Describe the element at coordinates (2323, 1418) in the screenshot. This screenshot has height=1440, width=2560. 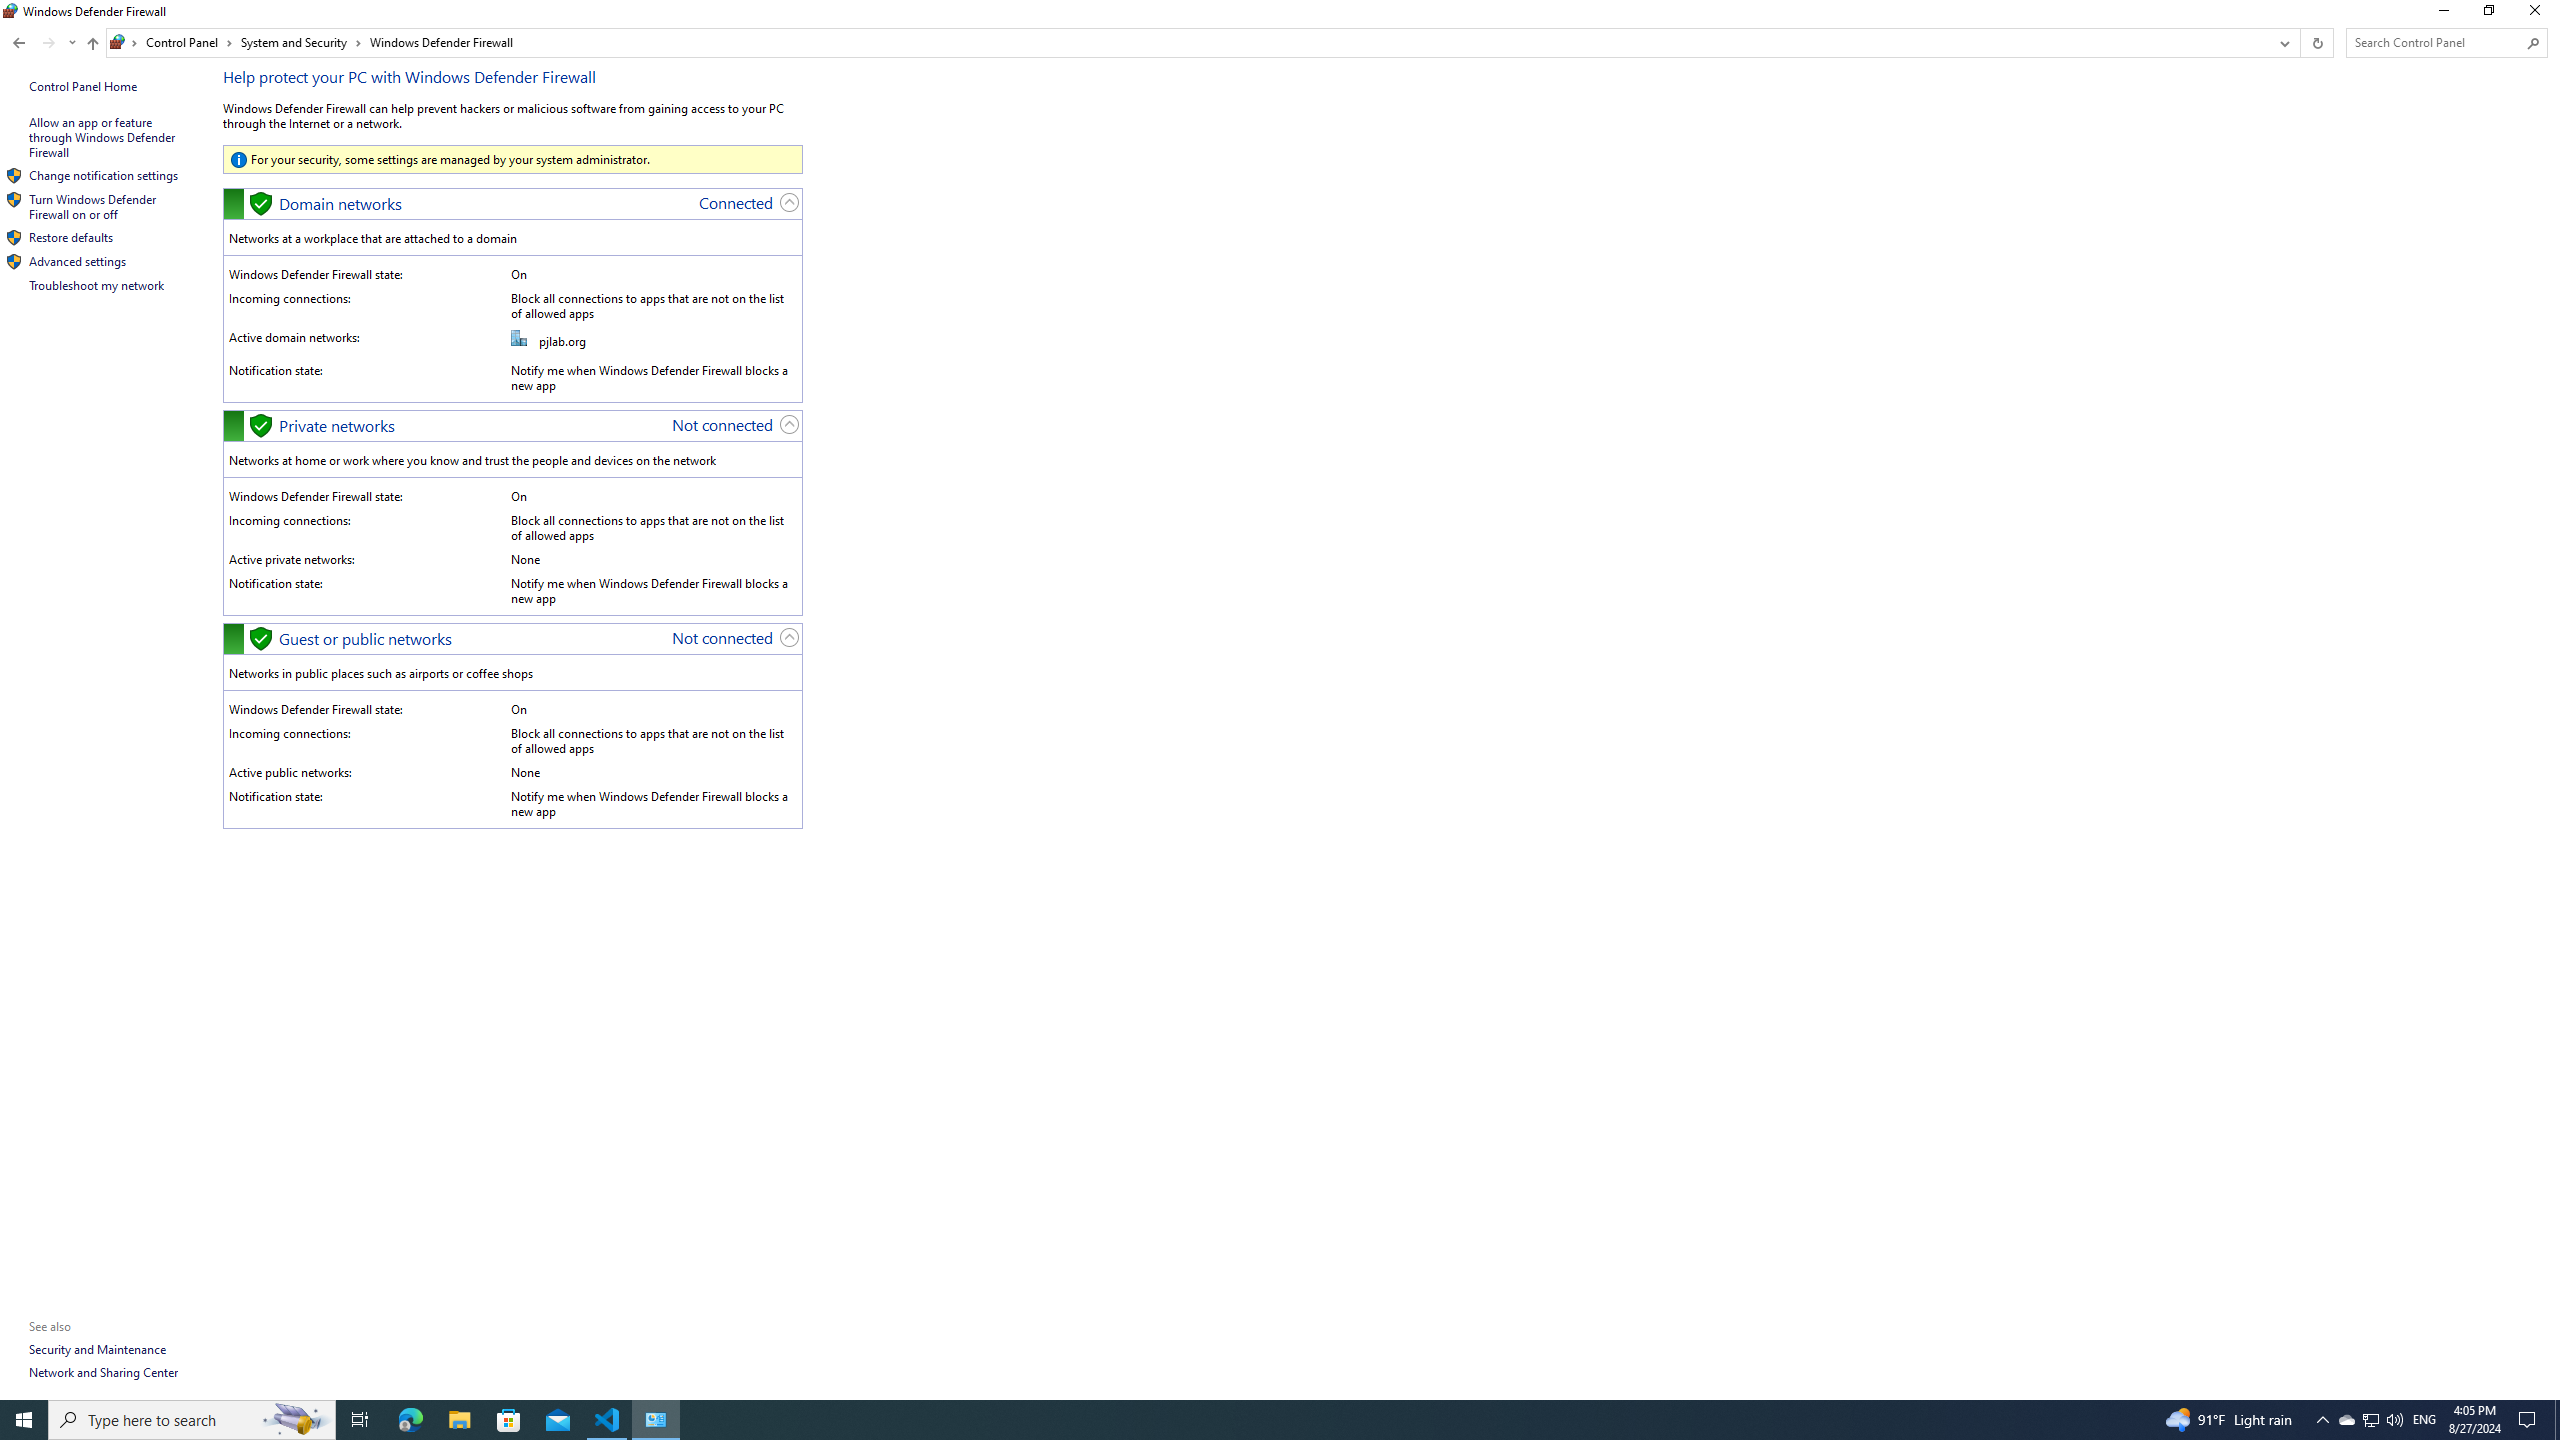
I see `'Notification Chevron'` at that location.